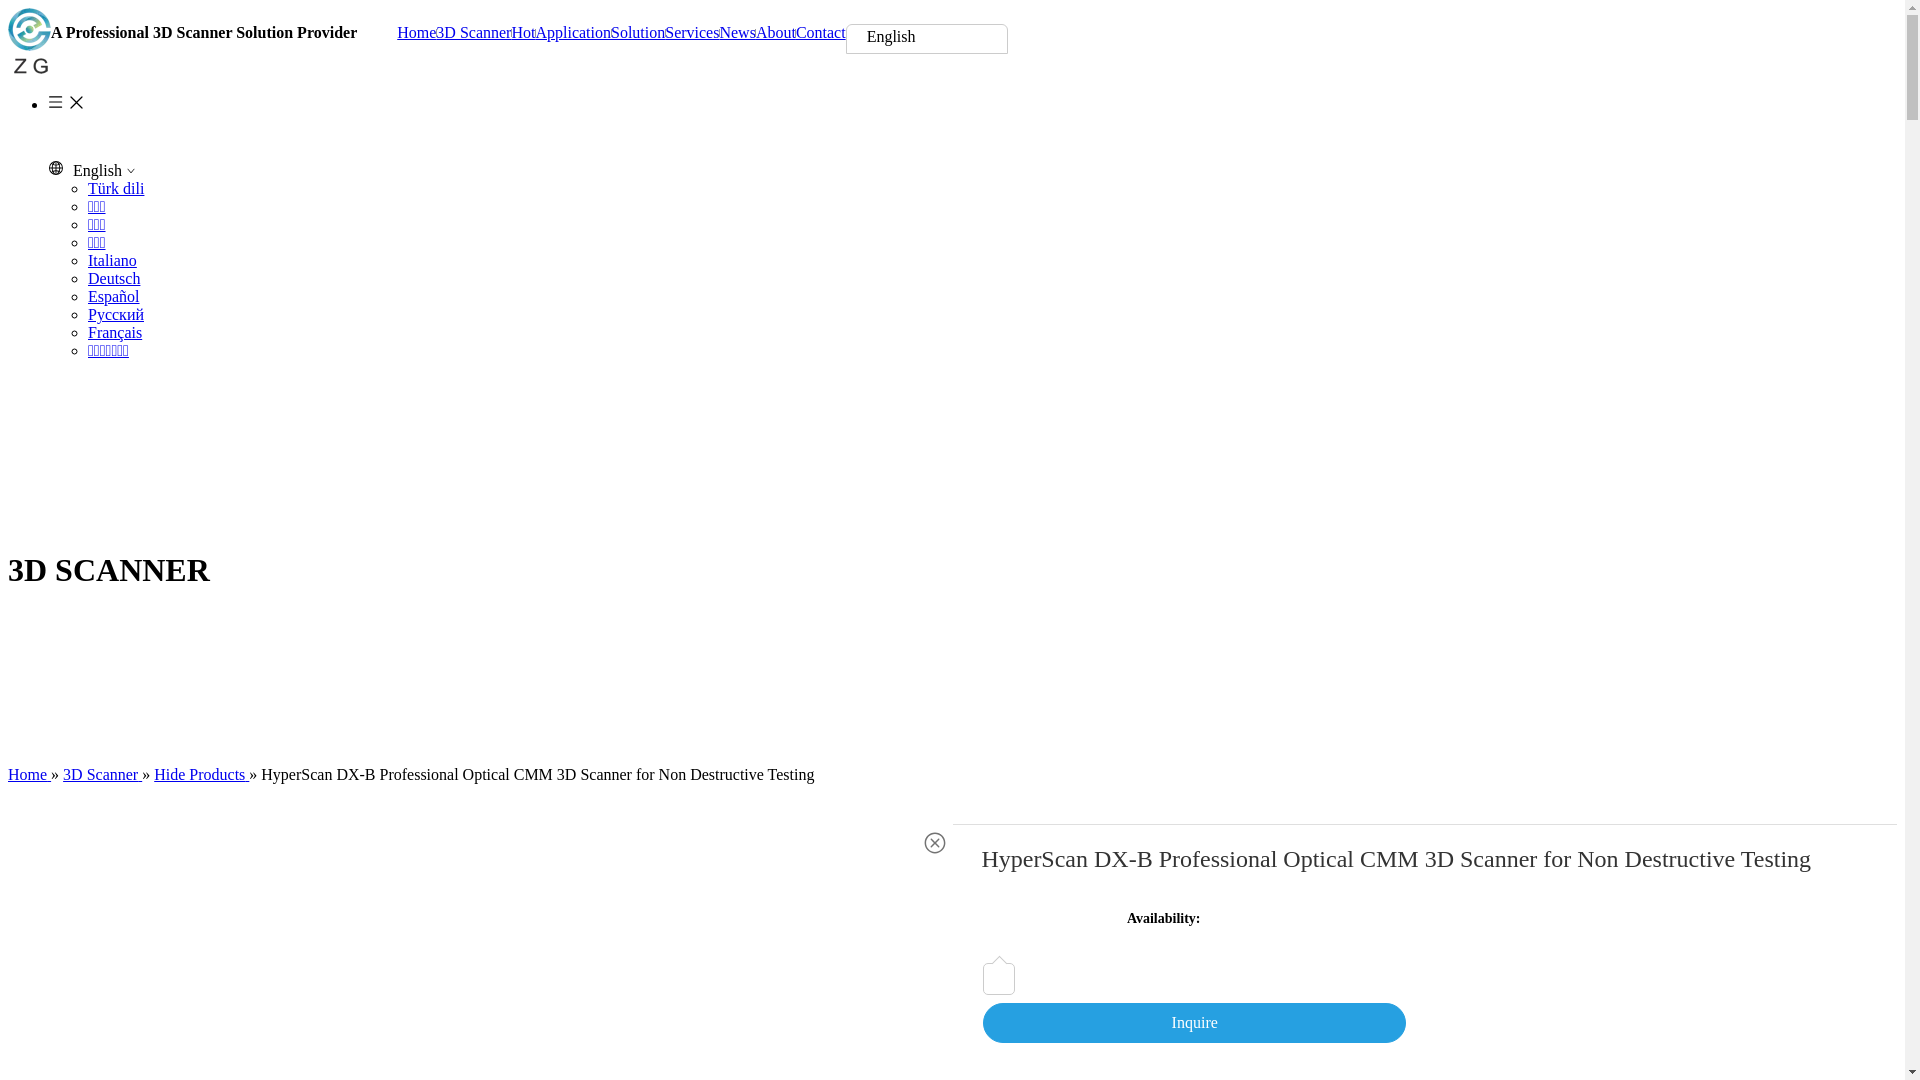  I want to click on 'Home', so click(8, 773).